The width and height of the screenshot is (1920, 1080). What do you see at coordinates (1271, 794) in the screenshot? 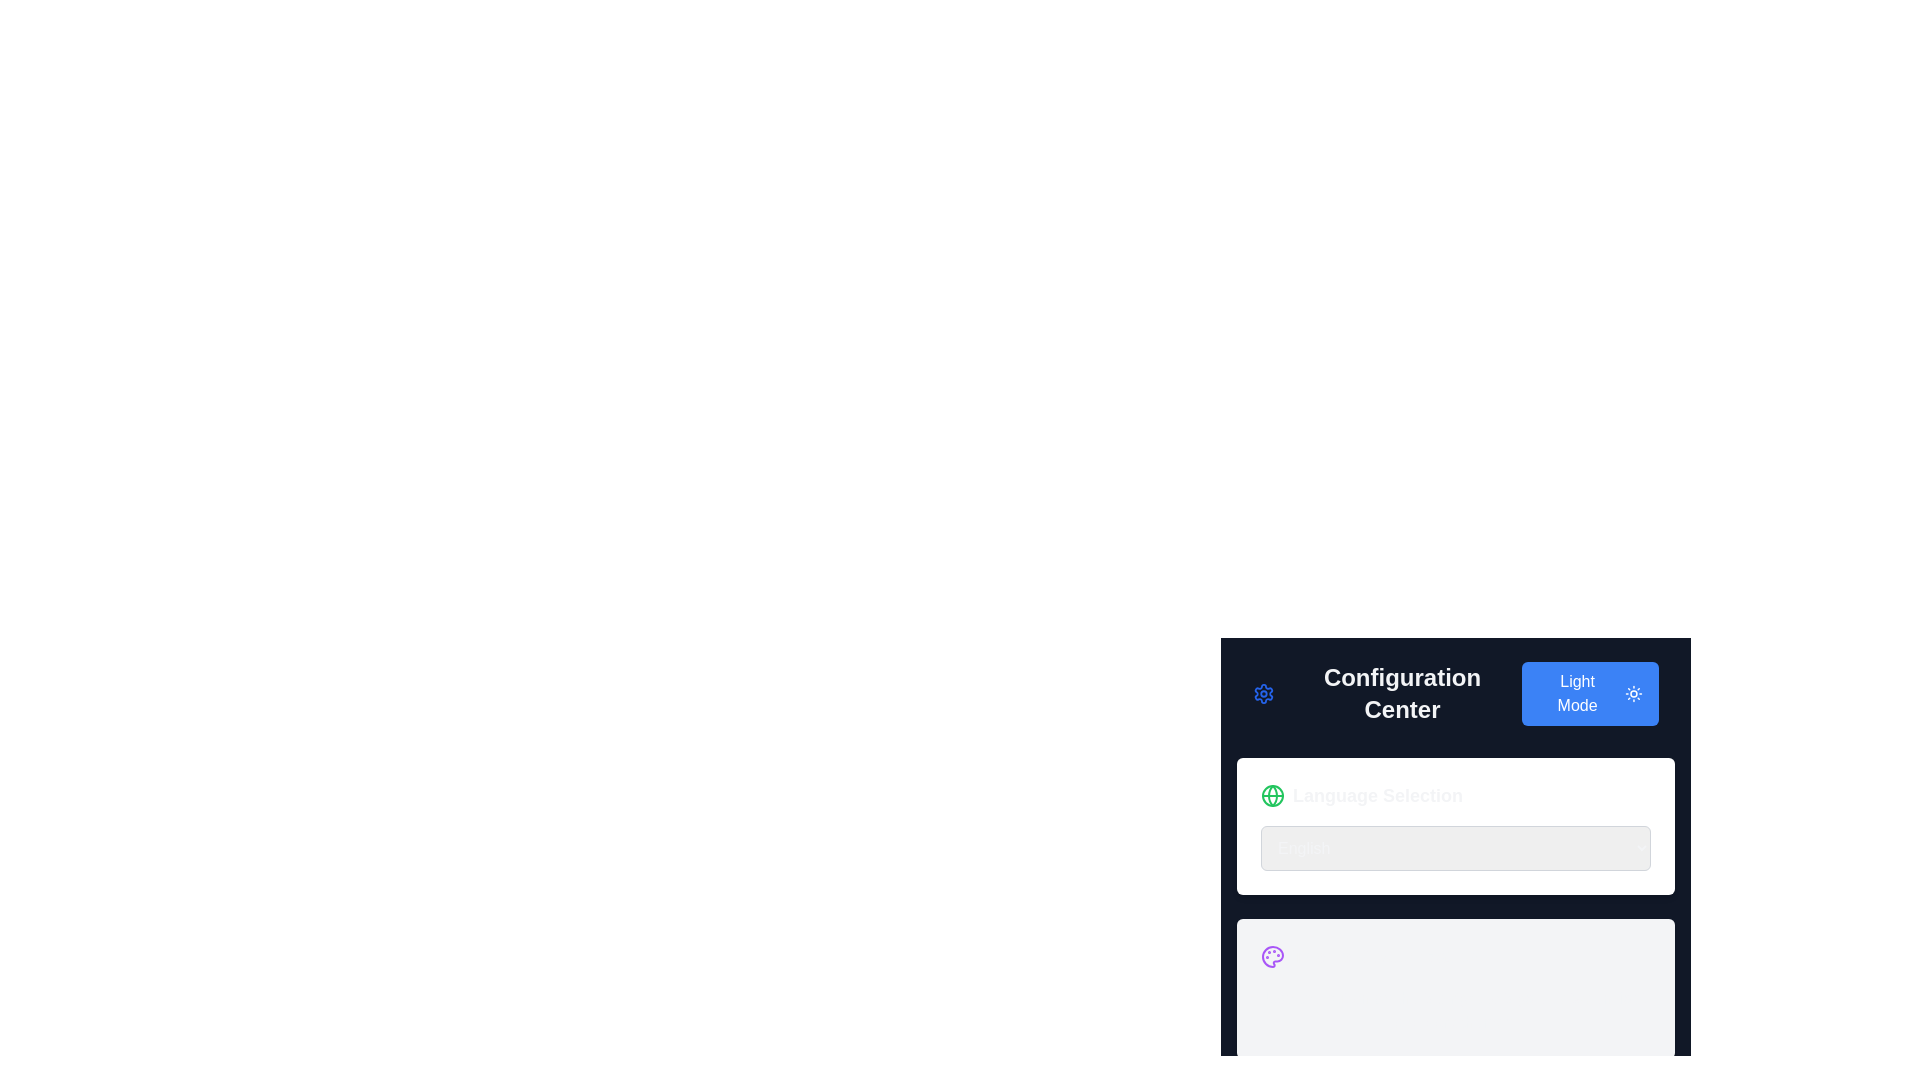
I see `the visual style of the small green globe icon with a circular outline and intersecting lines, located to the left of the 'Language Selection' text` at bounding box center [1271, 794].